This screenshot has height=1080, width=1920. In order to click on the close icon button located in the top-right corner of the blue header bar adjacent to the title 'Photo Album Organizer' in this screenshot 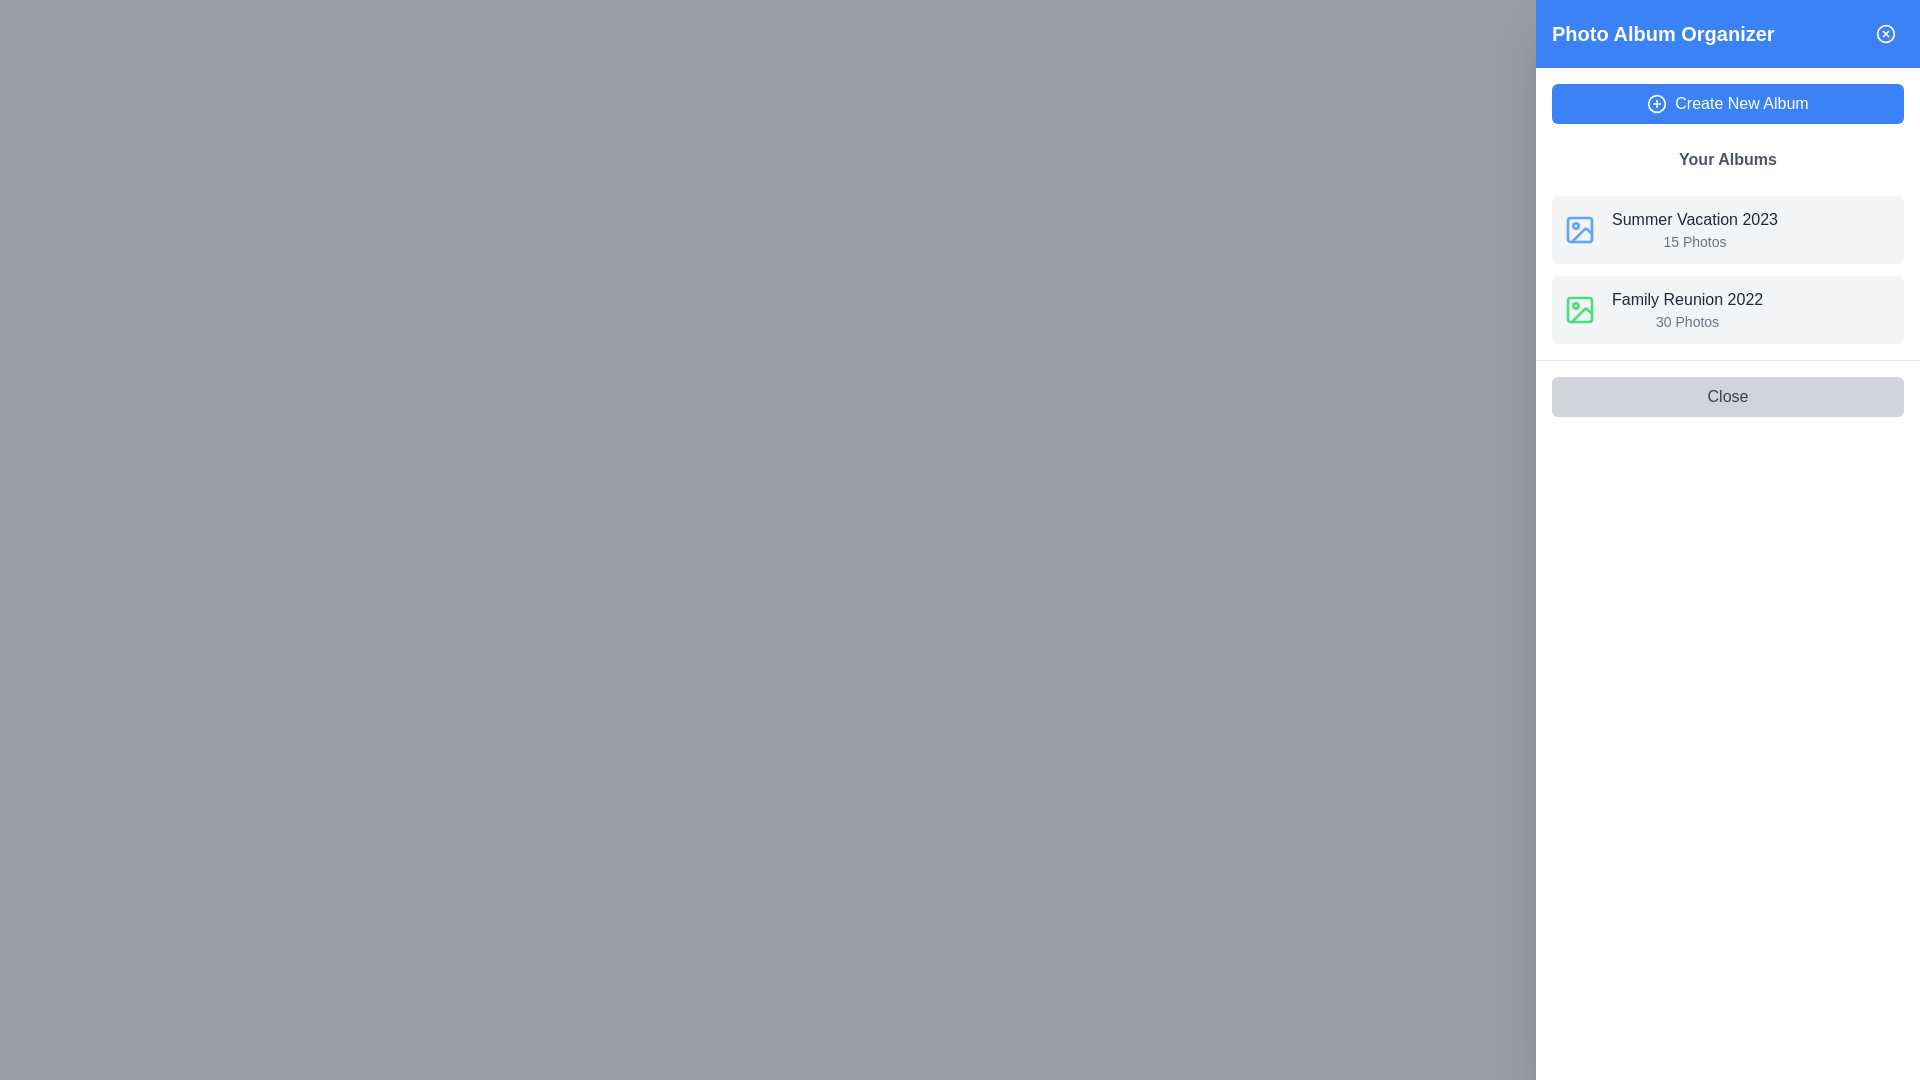, I will do `click(1885, 34)`.